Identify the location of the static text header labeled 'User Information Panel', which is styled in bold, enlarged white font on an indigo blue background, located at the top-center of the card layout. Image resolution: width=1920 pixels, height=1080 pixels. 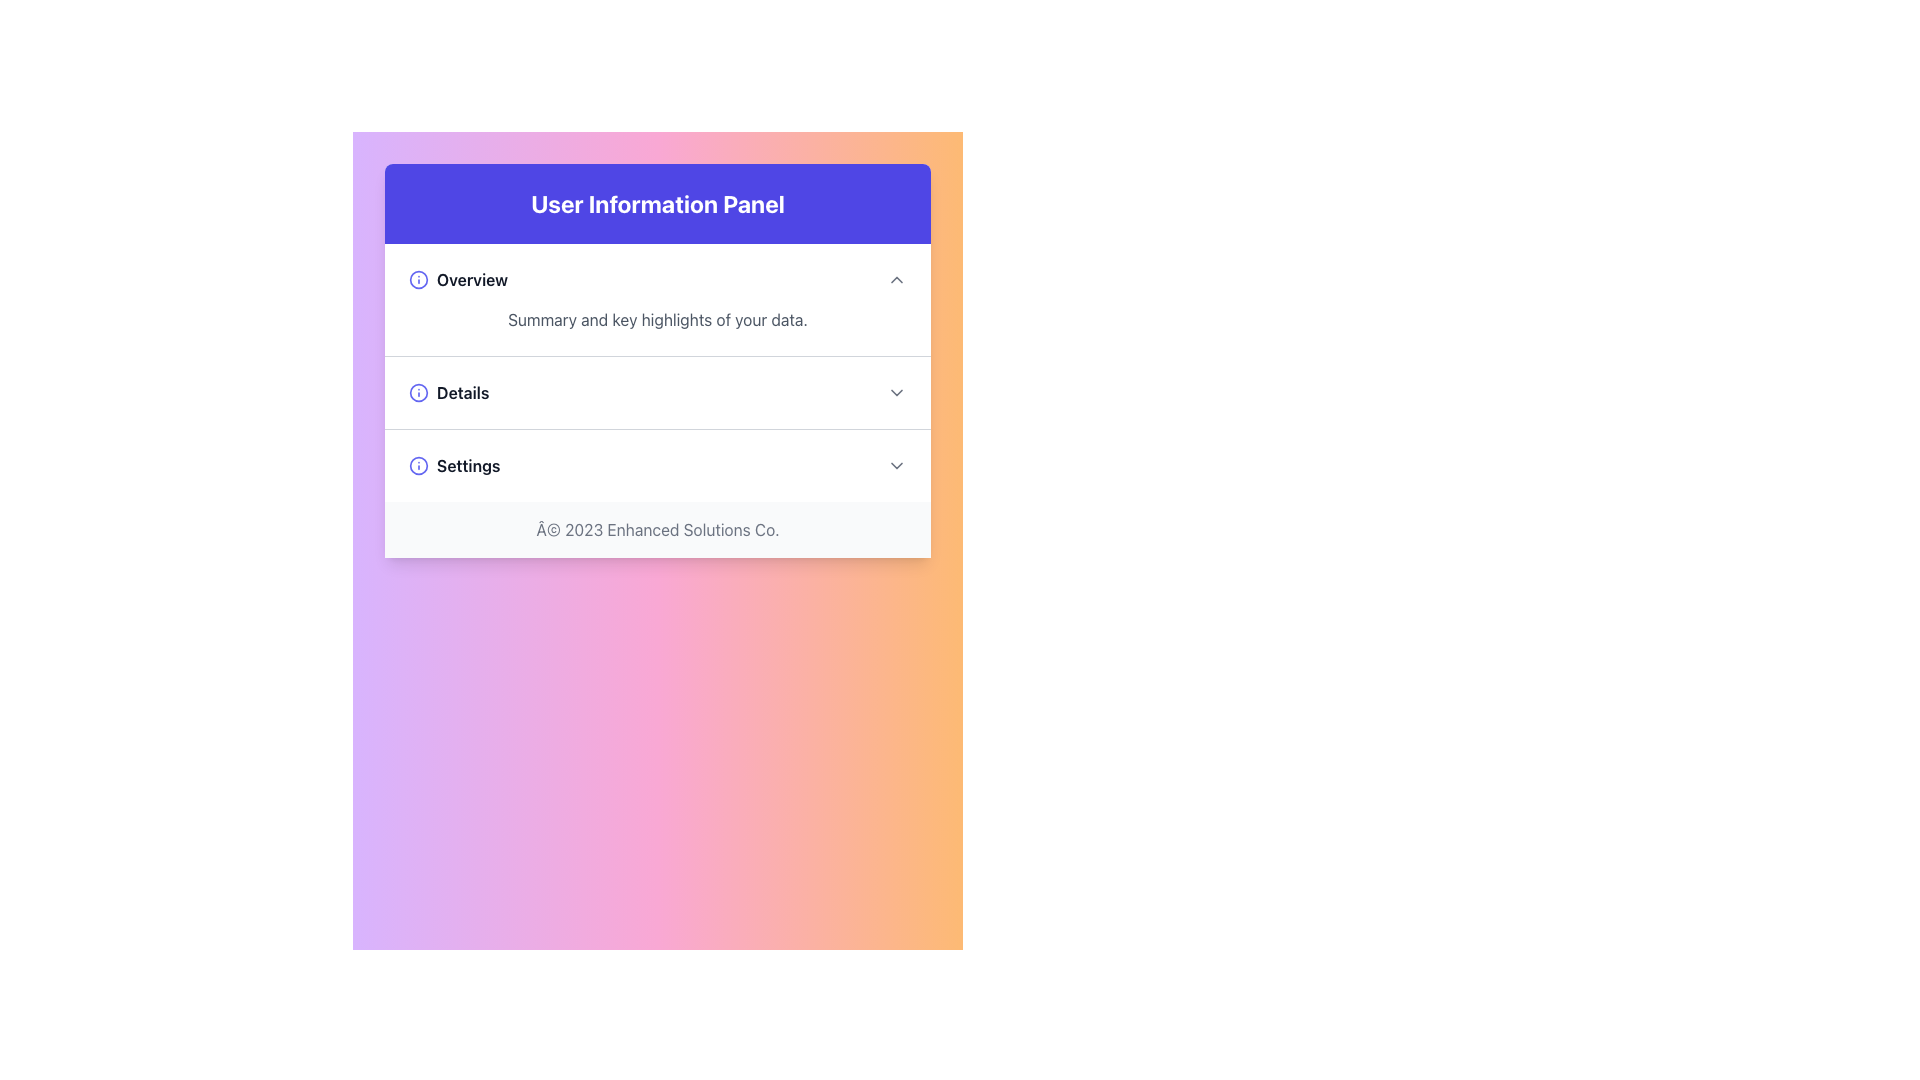
(657, 204).